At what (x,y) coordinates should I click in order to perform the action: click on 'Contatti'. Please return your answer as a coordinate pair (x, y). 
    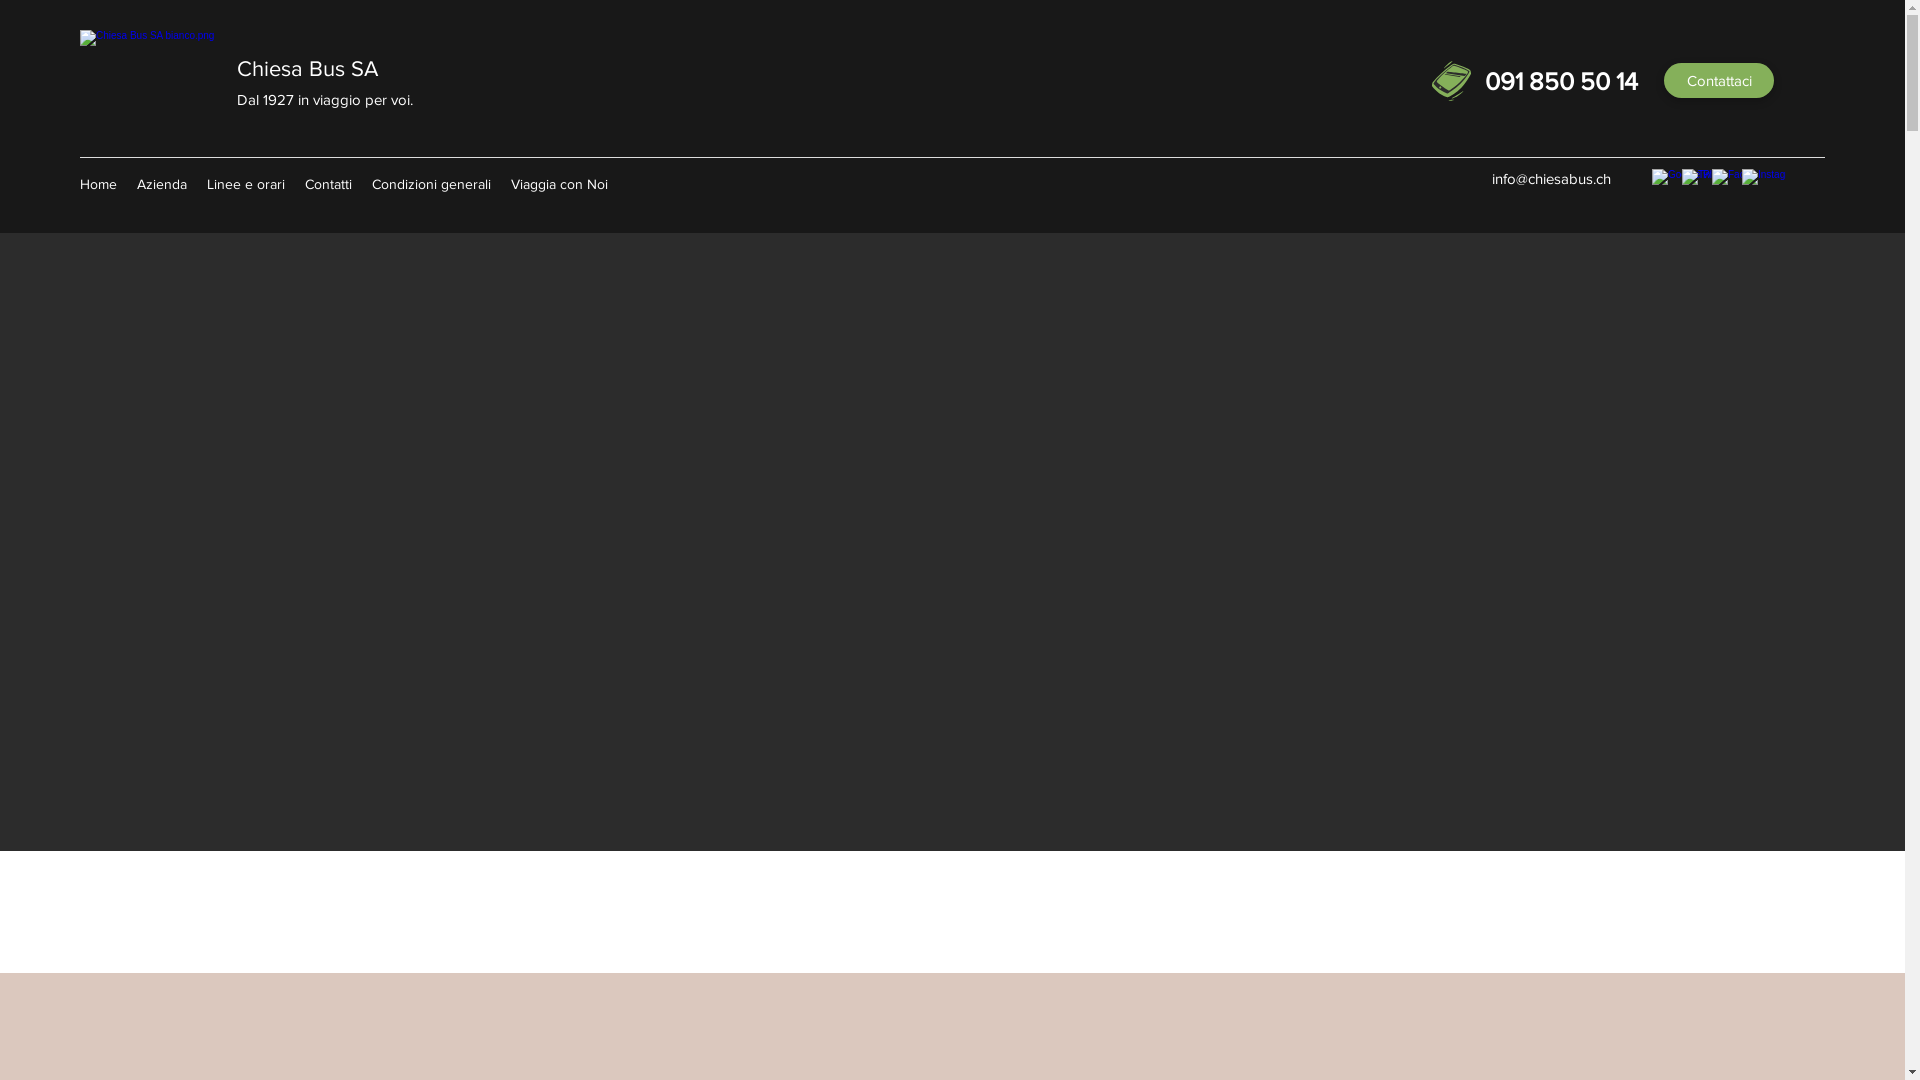
    Looking at the image, I should click on (328, 184).